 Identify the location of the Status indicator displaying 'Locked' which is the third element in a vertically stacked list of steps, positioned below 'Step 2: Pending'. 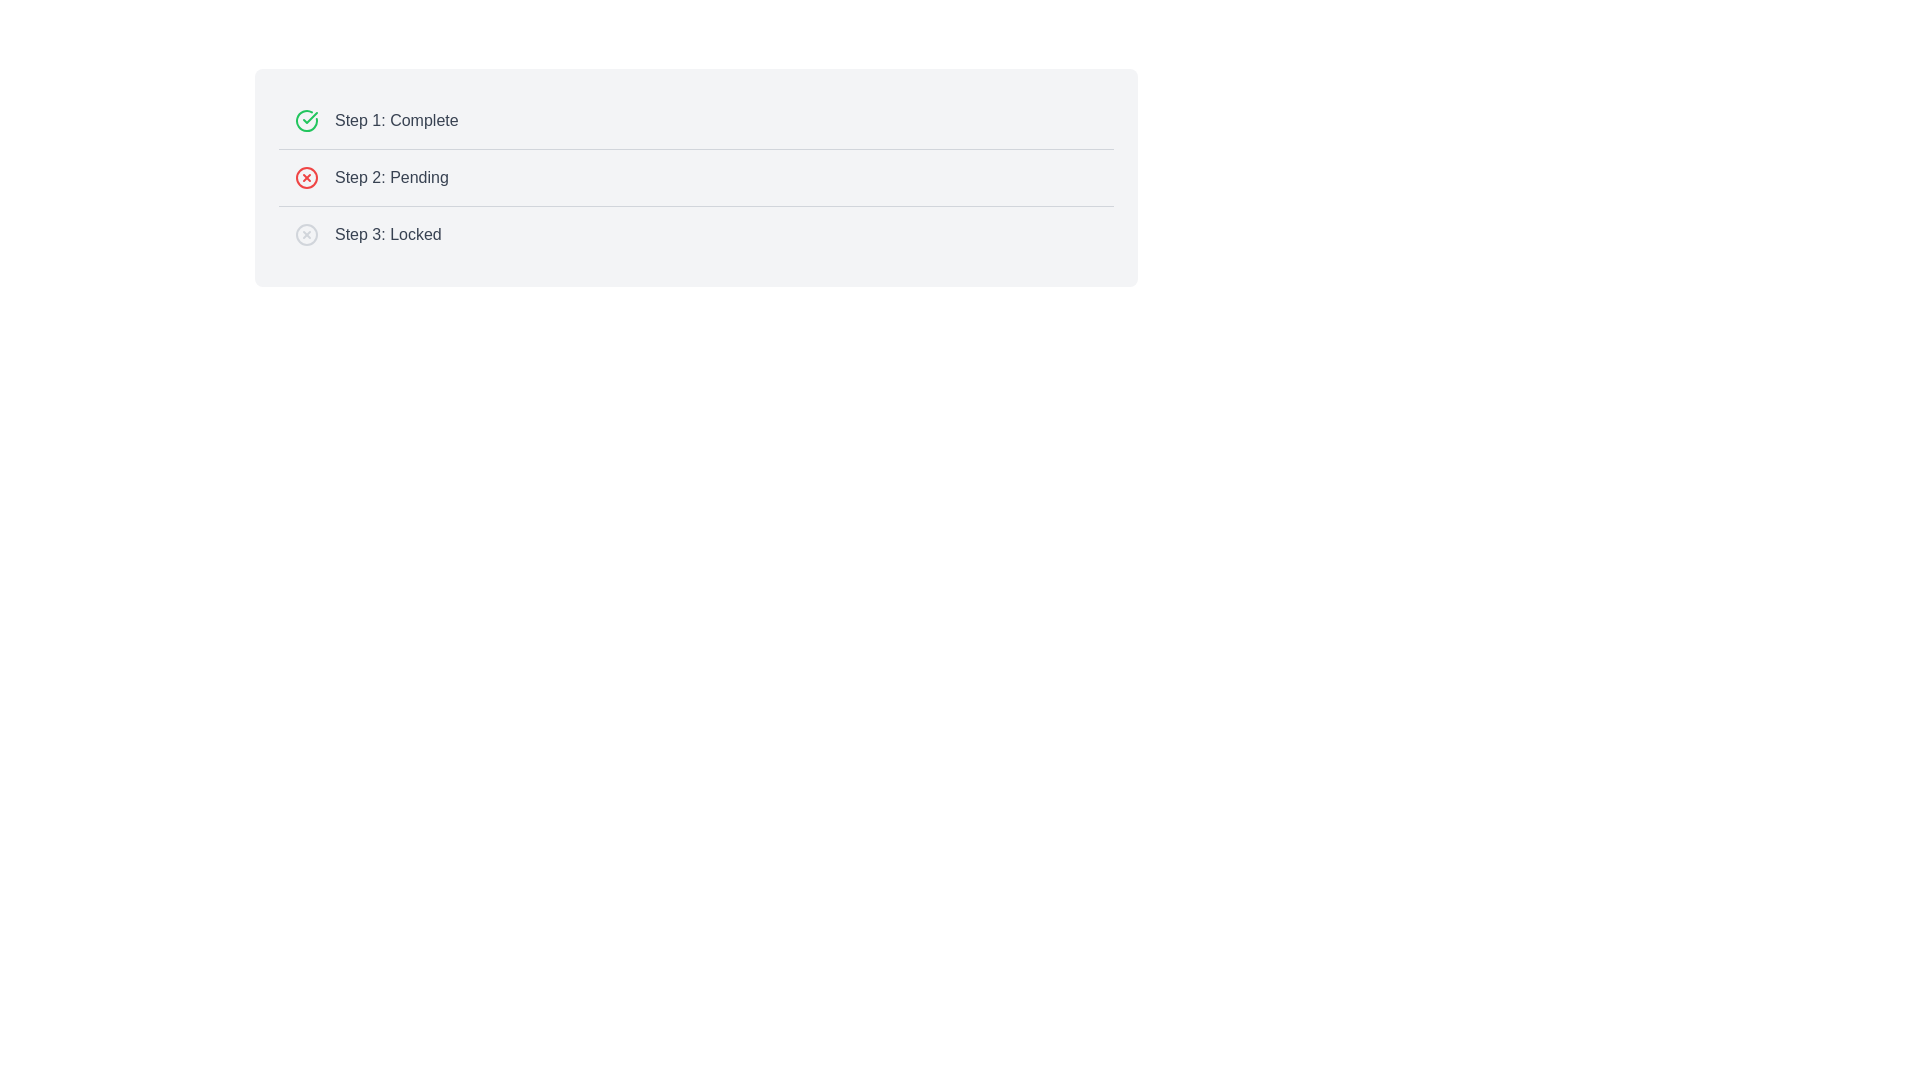
(696, 234).